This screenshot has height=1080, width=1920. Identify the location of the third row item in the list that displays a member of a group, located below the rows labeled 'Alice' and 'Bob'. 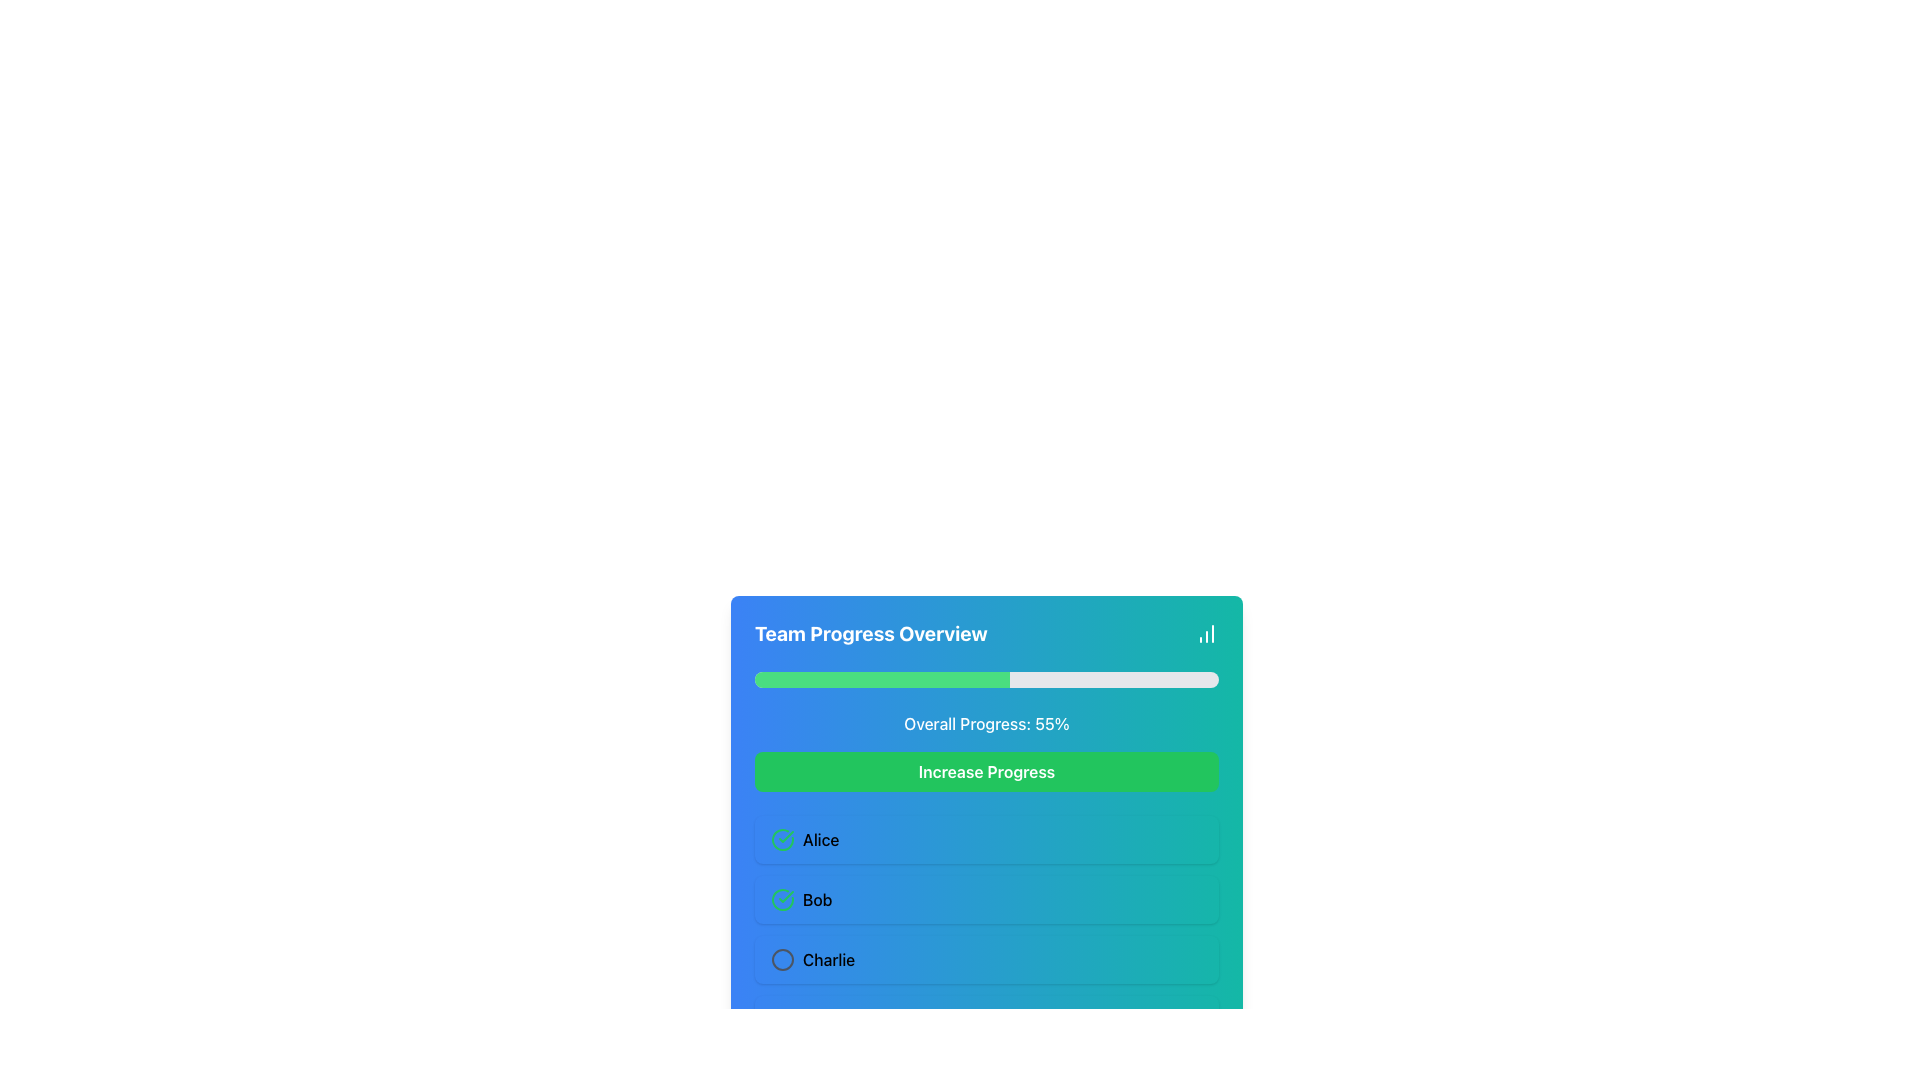
(987, 959).